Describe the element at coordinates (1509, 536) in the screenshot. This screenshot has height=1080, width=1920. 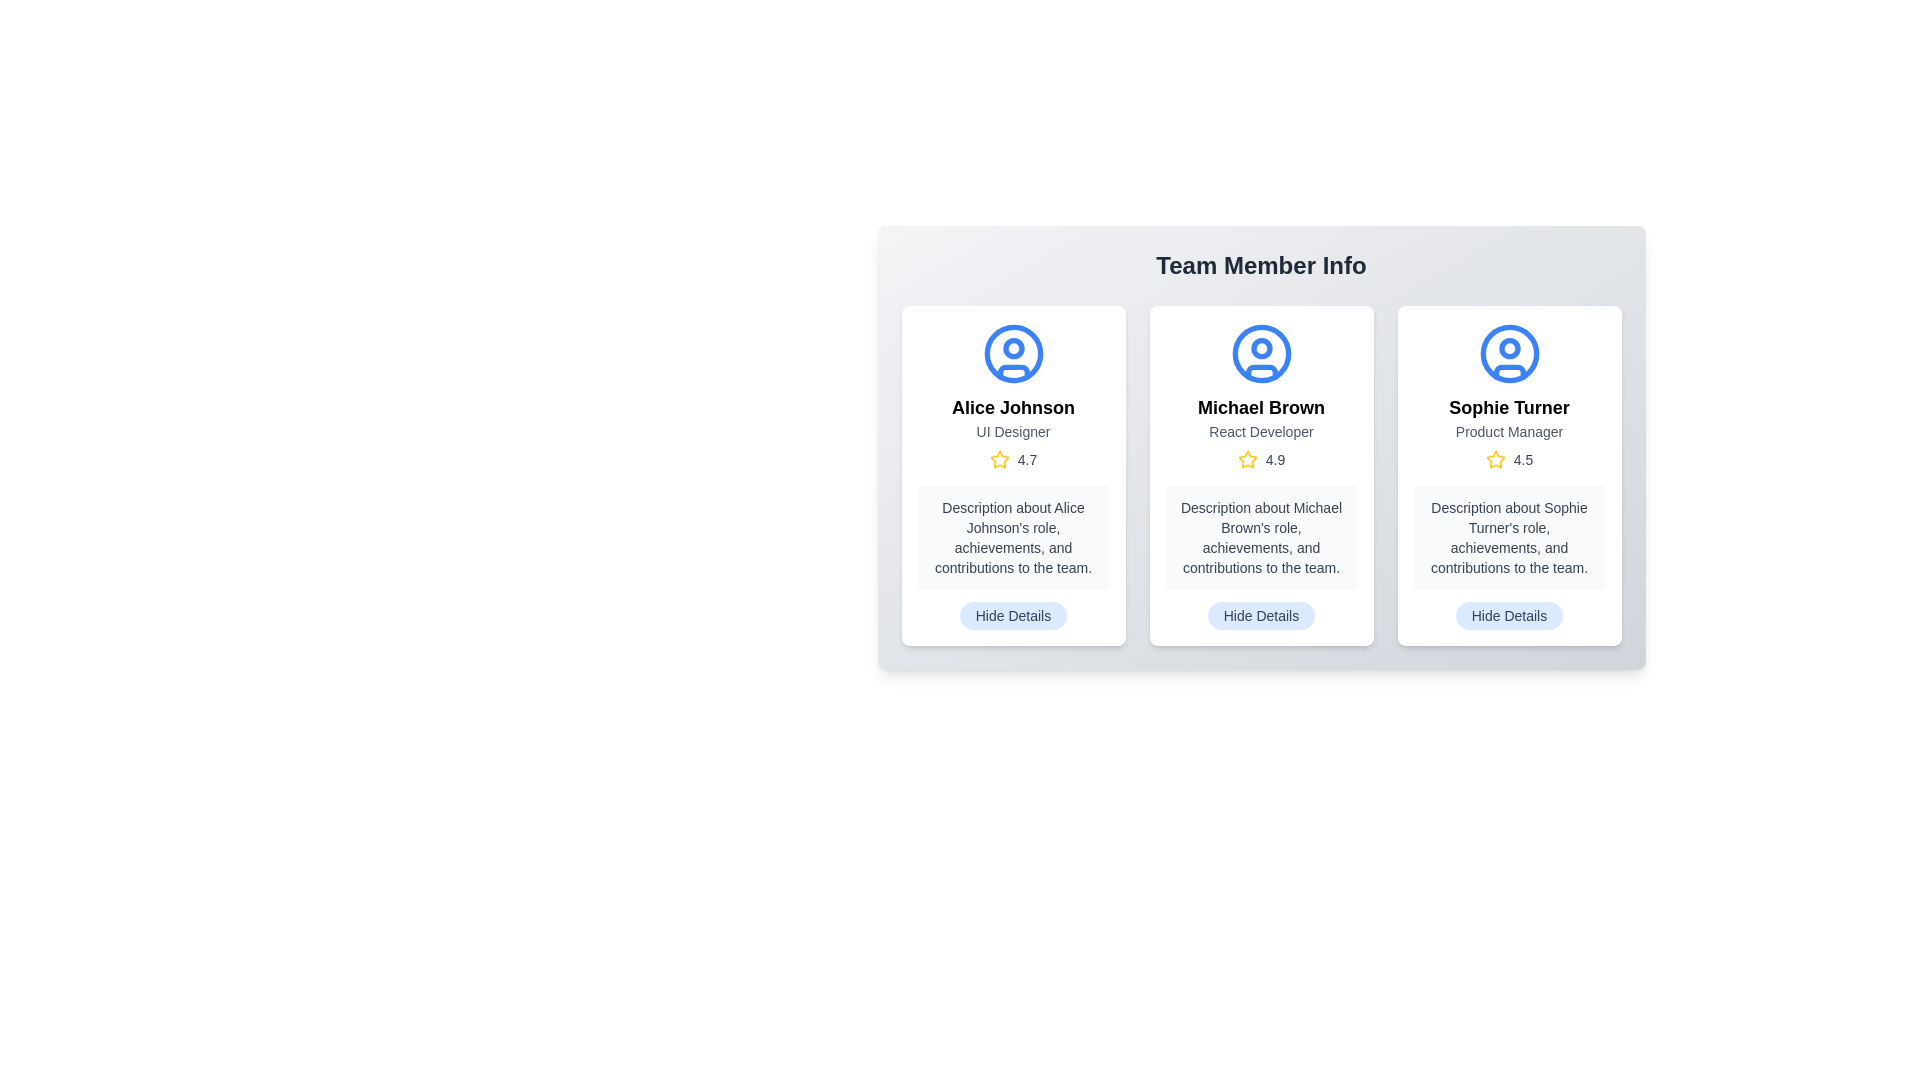
I see `the static text block that presents detailed information about Sophie Turner's role and contributions, located in the bottom part of the card in the third column of the 'Team Member Info' section` at that location.